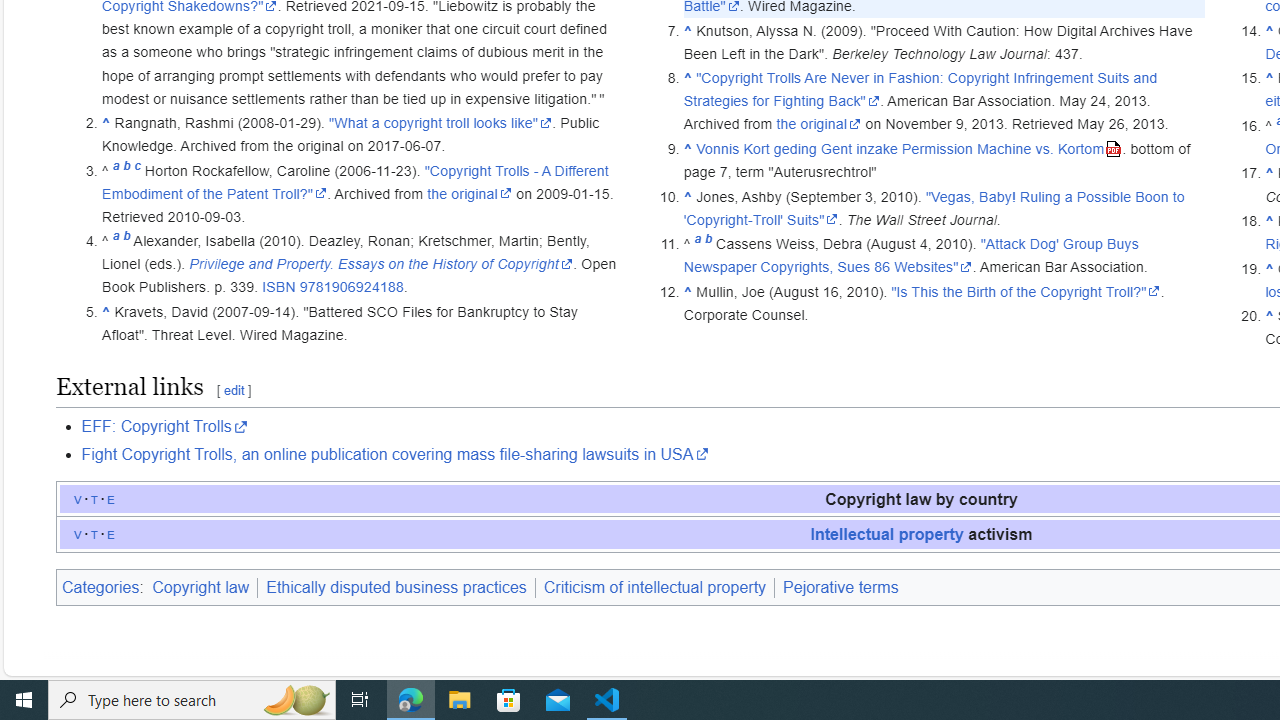 Image resolution: width=1280 pixels, height=720 pixels. I want to click on 'e', so click(110, 532).